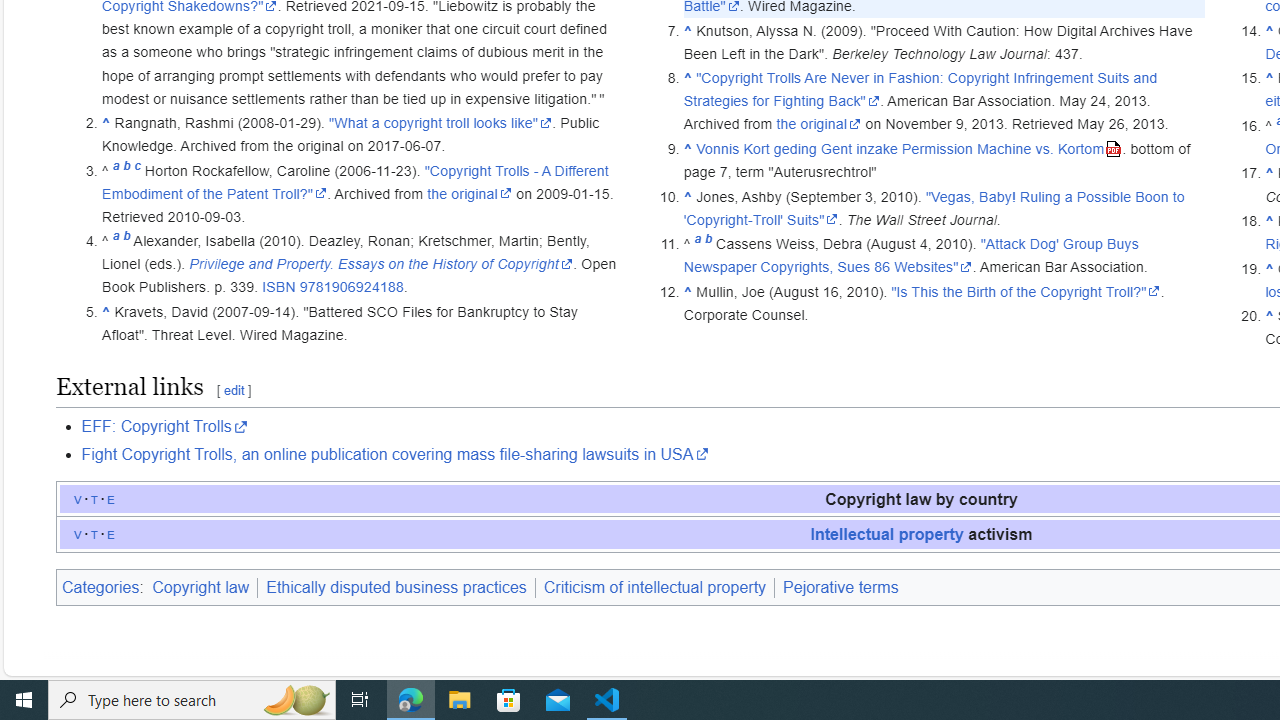 Image resolution: width=1280 pixels, height=720 pixels. I want to click on 'e', so click(110, 532).